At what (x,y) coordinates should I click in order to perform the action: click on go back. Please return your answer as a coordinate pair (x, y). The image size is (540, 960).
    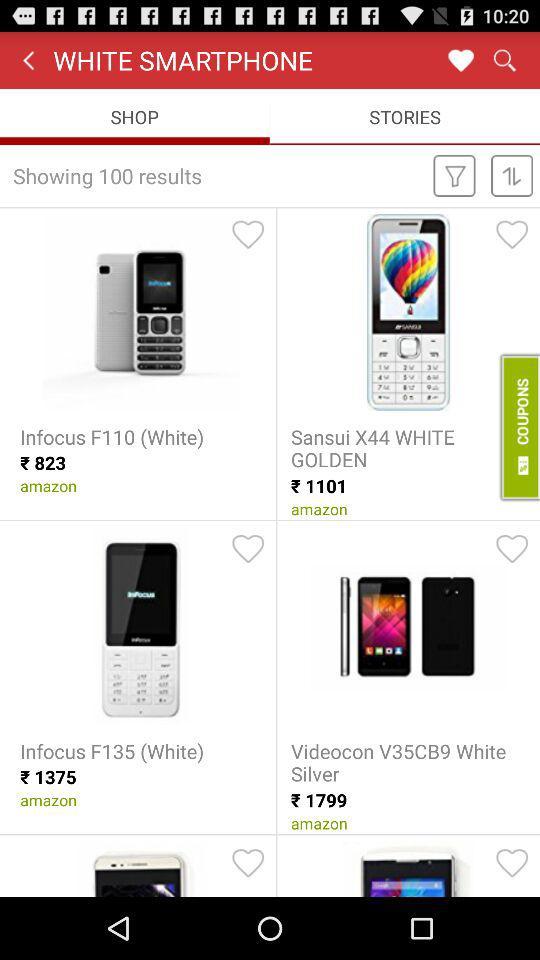
    Looking at the image, I should click on (460, 59).